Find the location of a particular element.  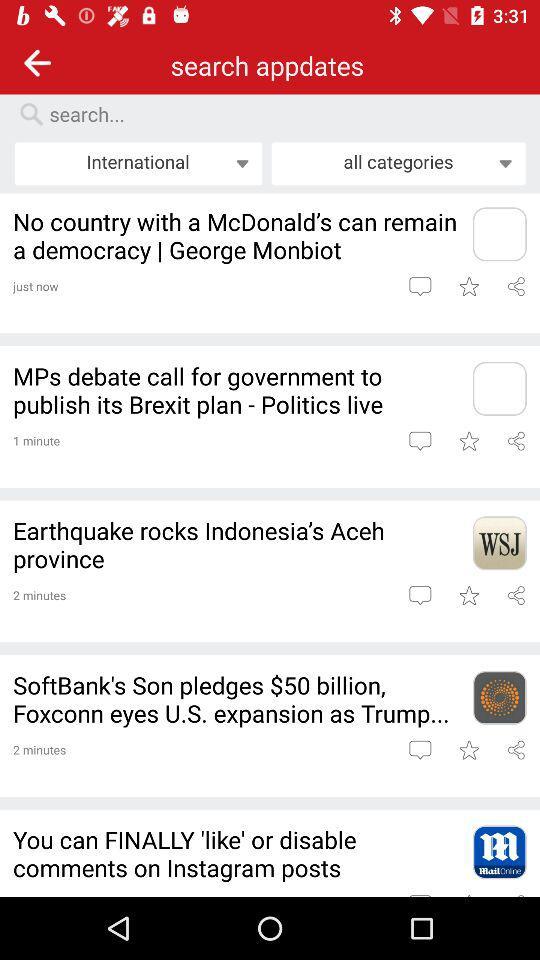

to favorites is located at coordinates (468, 748).